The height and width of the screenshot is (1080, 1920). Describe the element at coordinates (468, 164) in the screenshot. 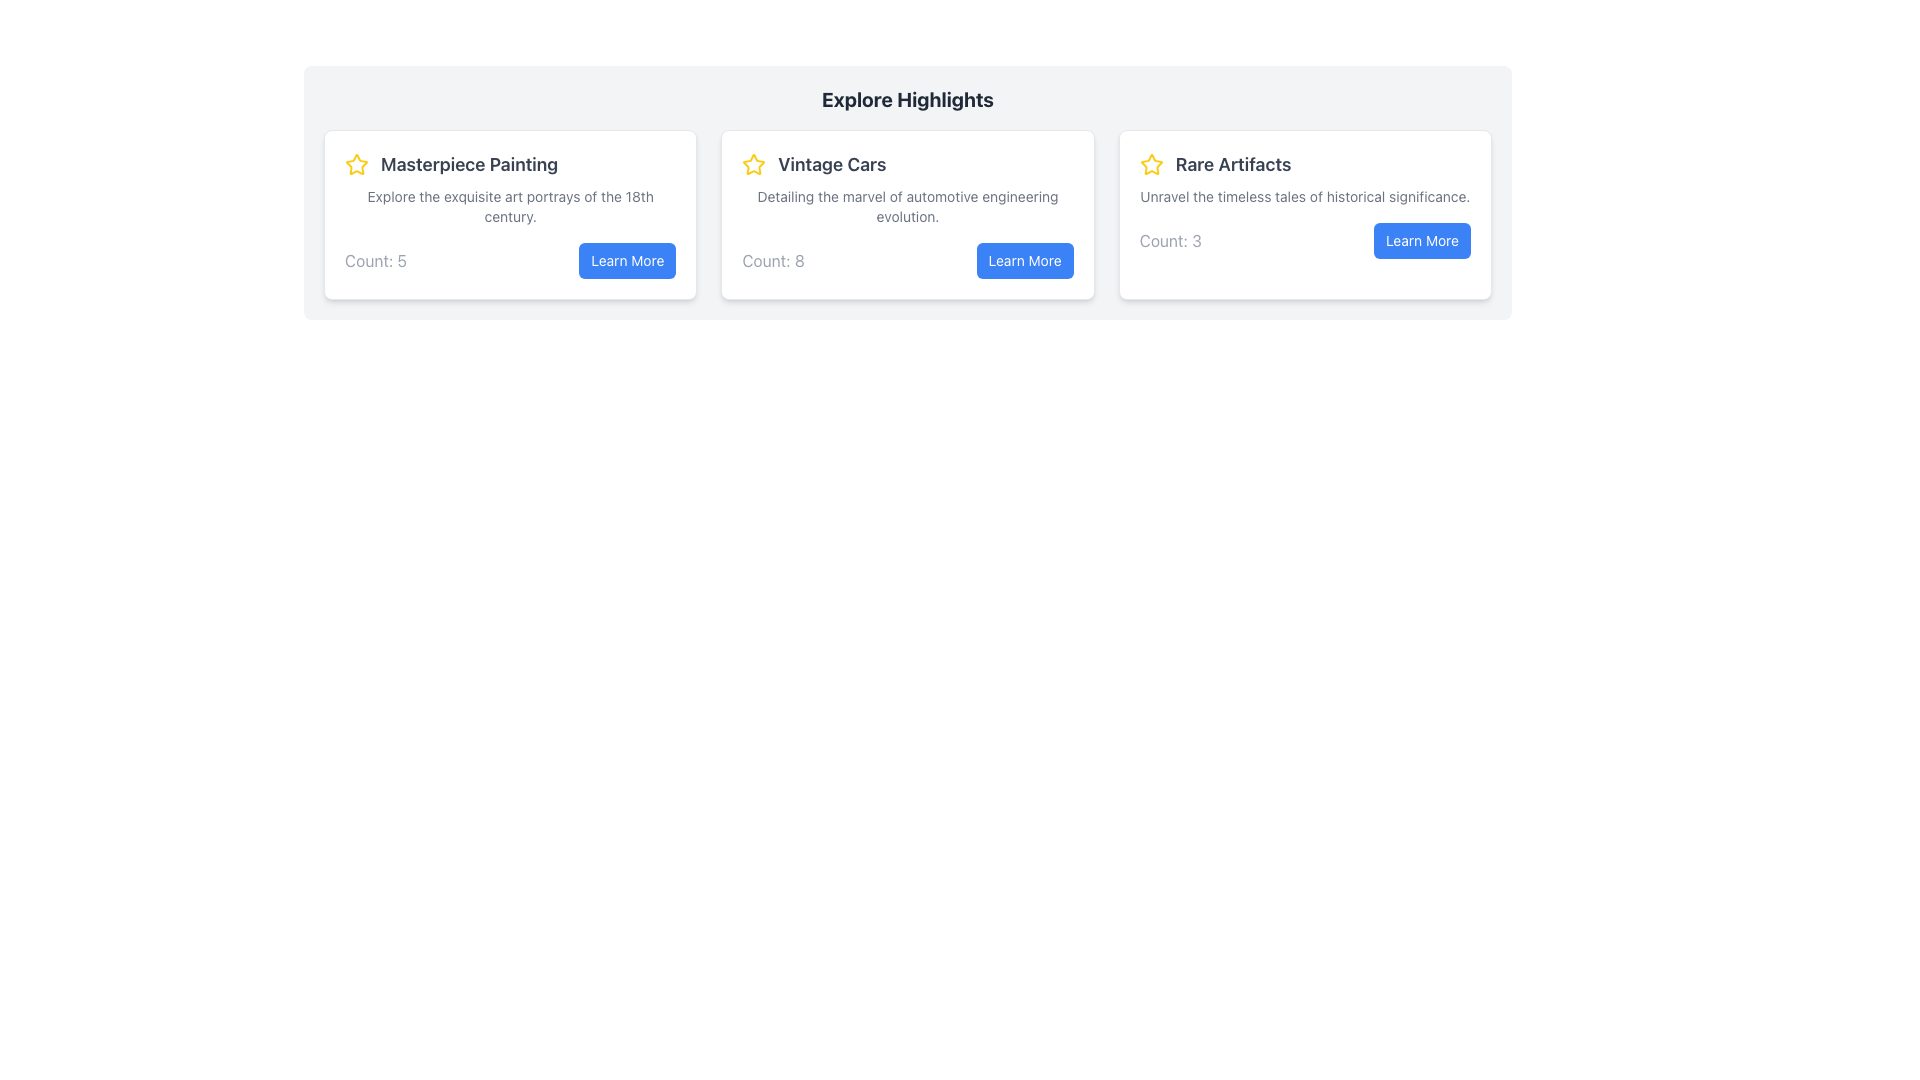

I see `the title text label which is part of the card component located in the leftmost column, next to a yellow star icon` at that location.